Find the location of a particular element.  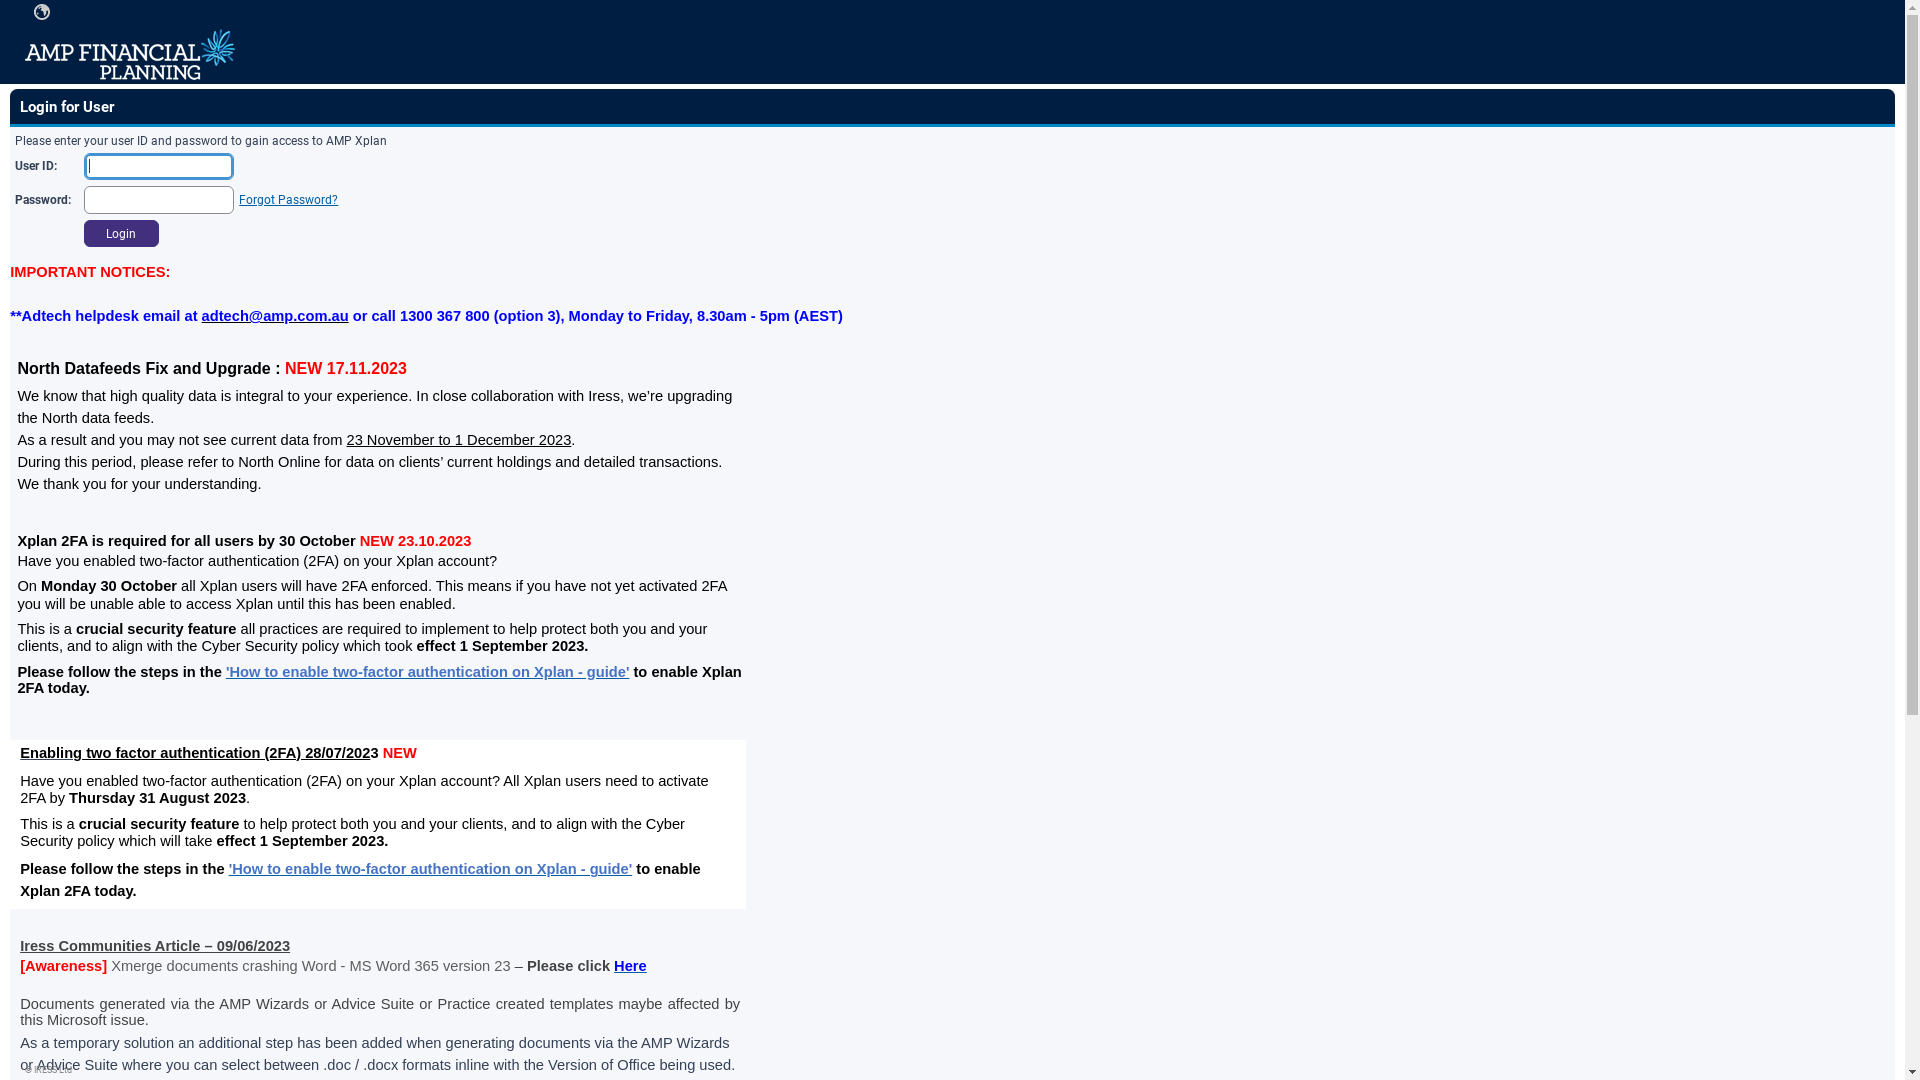

'Here' is located at coordinates (629, 964).